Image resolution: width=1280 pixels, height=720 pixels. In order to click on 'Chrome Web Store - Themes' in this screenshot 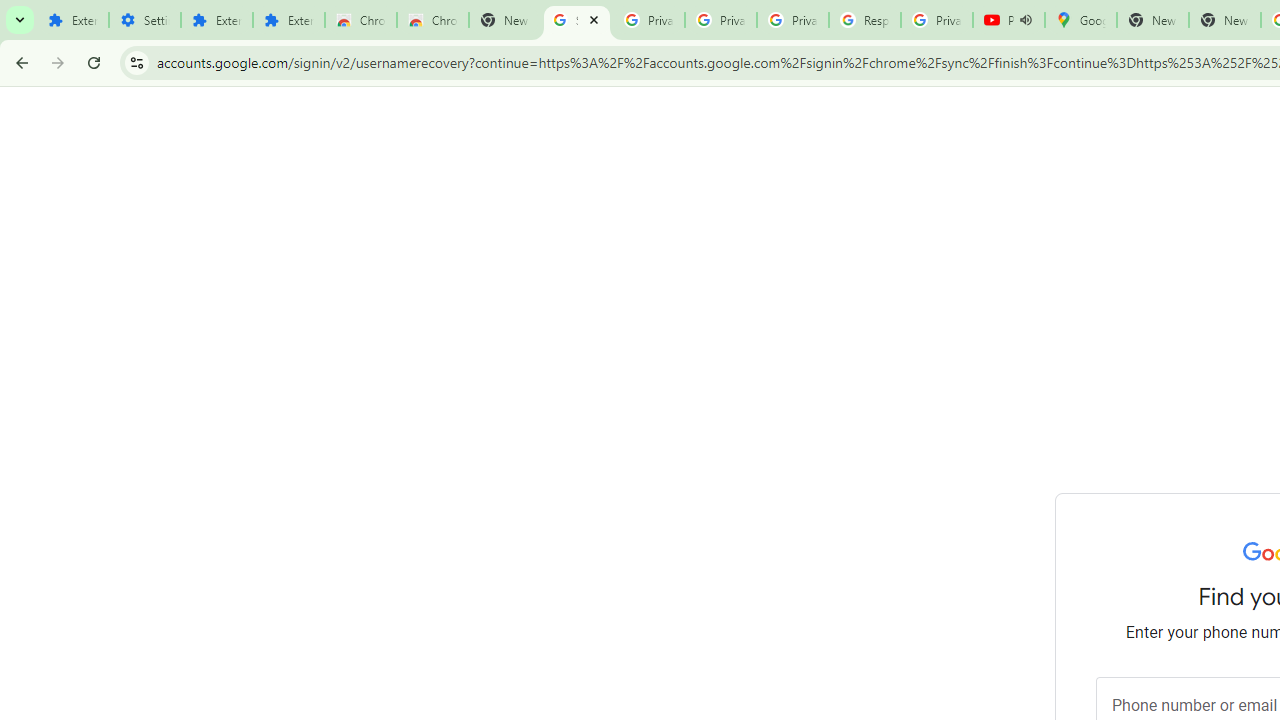, I will do `click(431, 20)`.